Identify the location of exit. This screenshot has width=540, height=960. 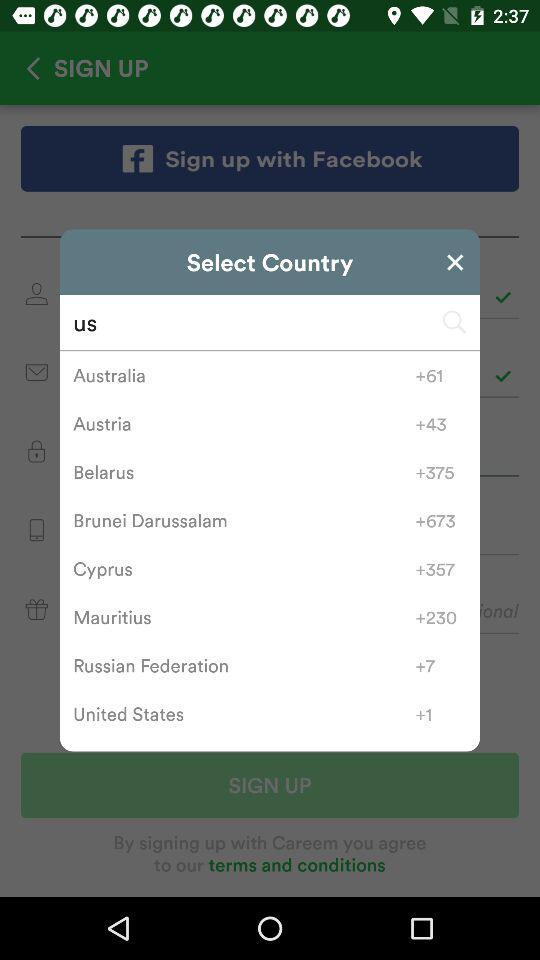
(455, 261).